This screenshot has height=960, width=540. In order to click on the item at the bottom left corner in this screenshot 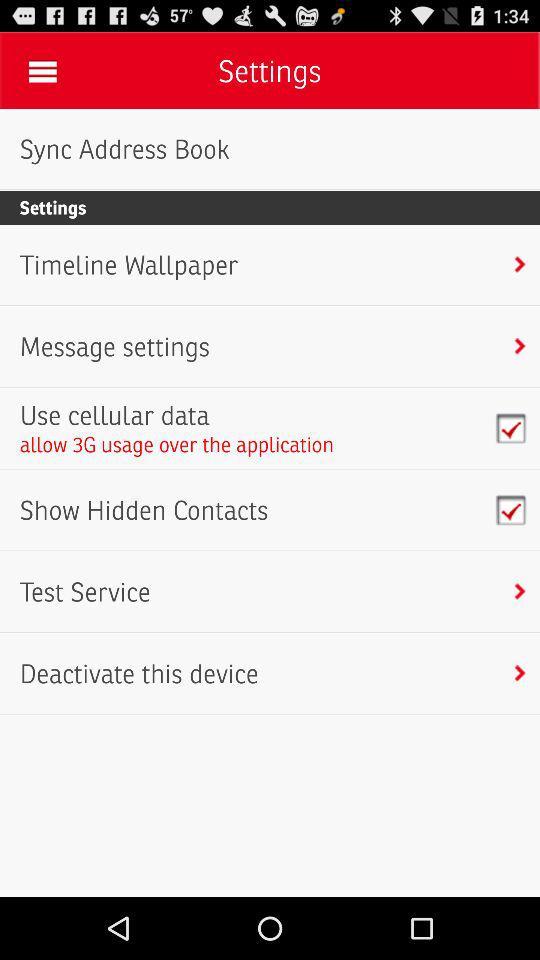, I will do `click(138, 673)`.